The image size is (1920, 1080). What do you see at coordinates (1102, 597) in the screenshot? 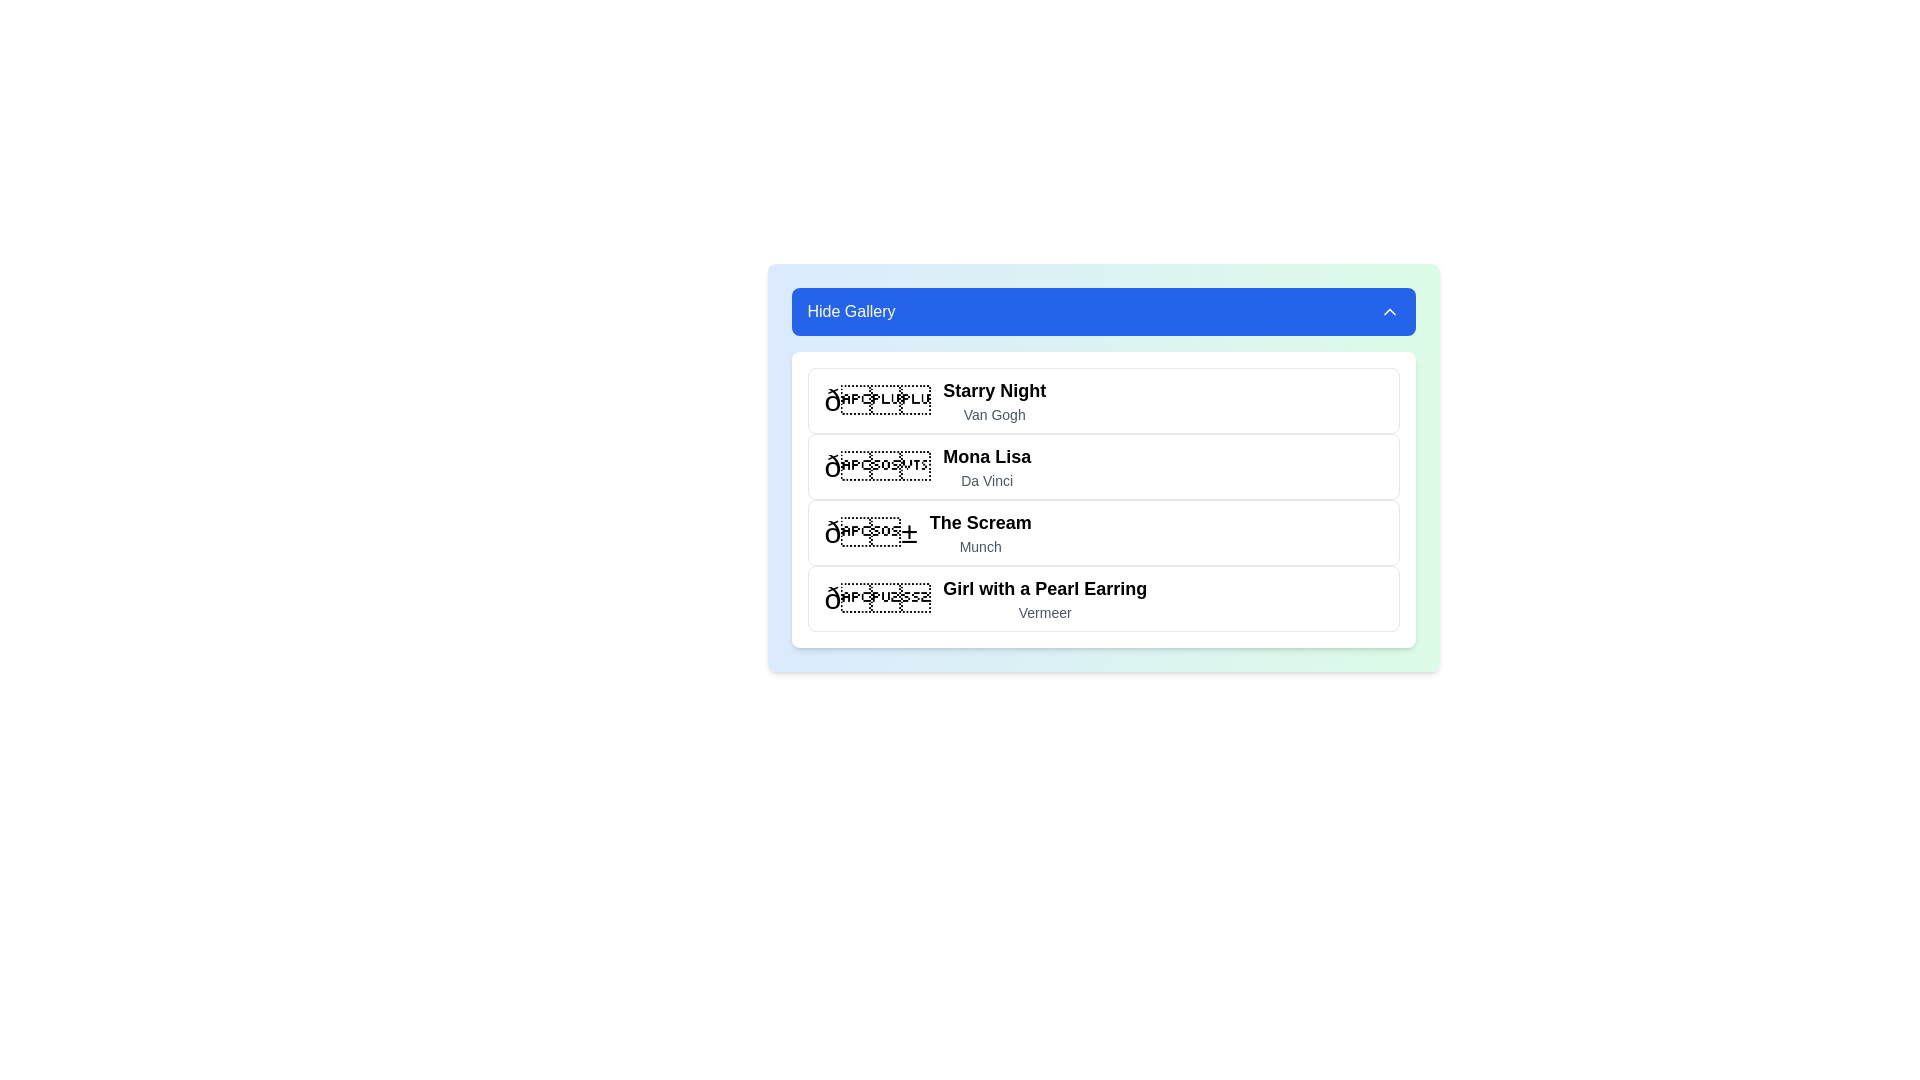
I see `the list item representing the painting 'Girl with a Pearl Earring'` at bounding box center [1102, 597].